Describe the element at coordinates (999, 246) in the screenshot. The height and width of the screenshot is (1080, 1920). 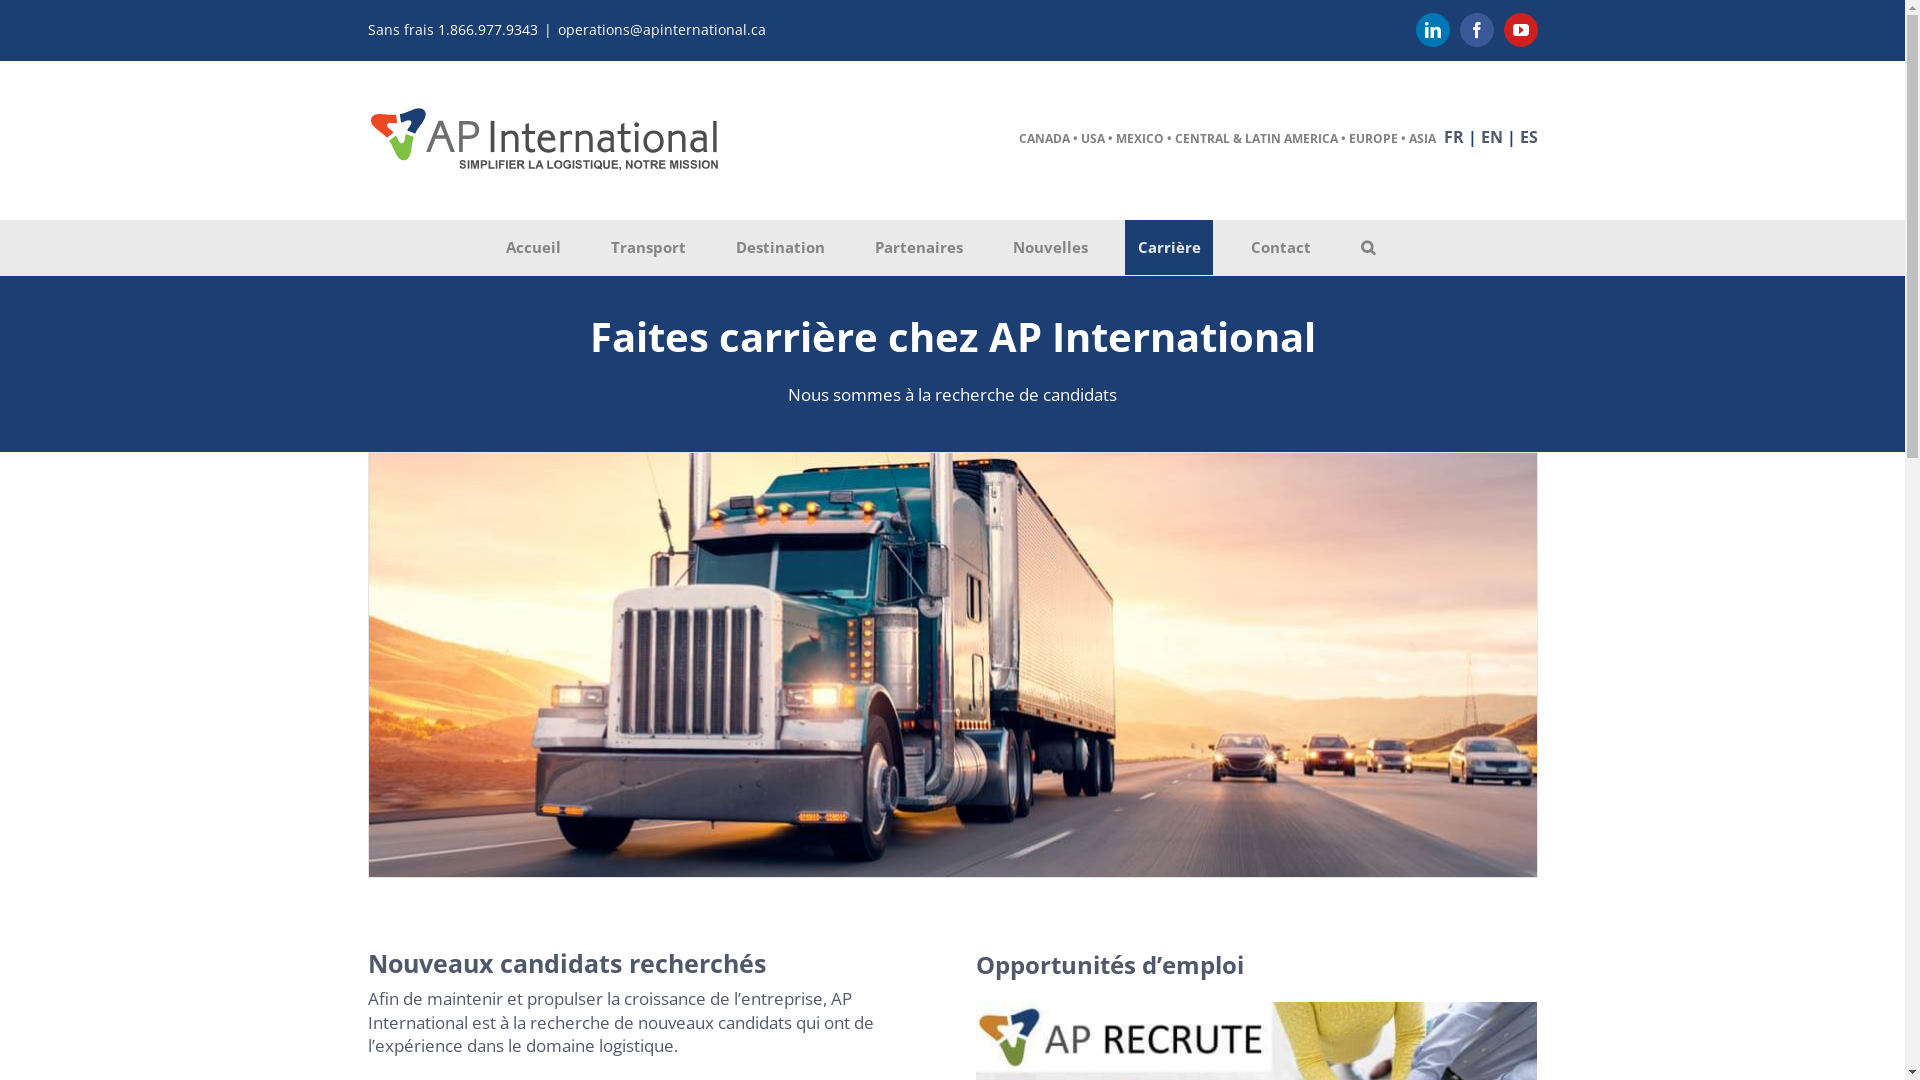
I see `'Nouvelles'` at that location.